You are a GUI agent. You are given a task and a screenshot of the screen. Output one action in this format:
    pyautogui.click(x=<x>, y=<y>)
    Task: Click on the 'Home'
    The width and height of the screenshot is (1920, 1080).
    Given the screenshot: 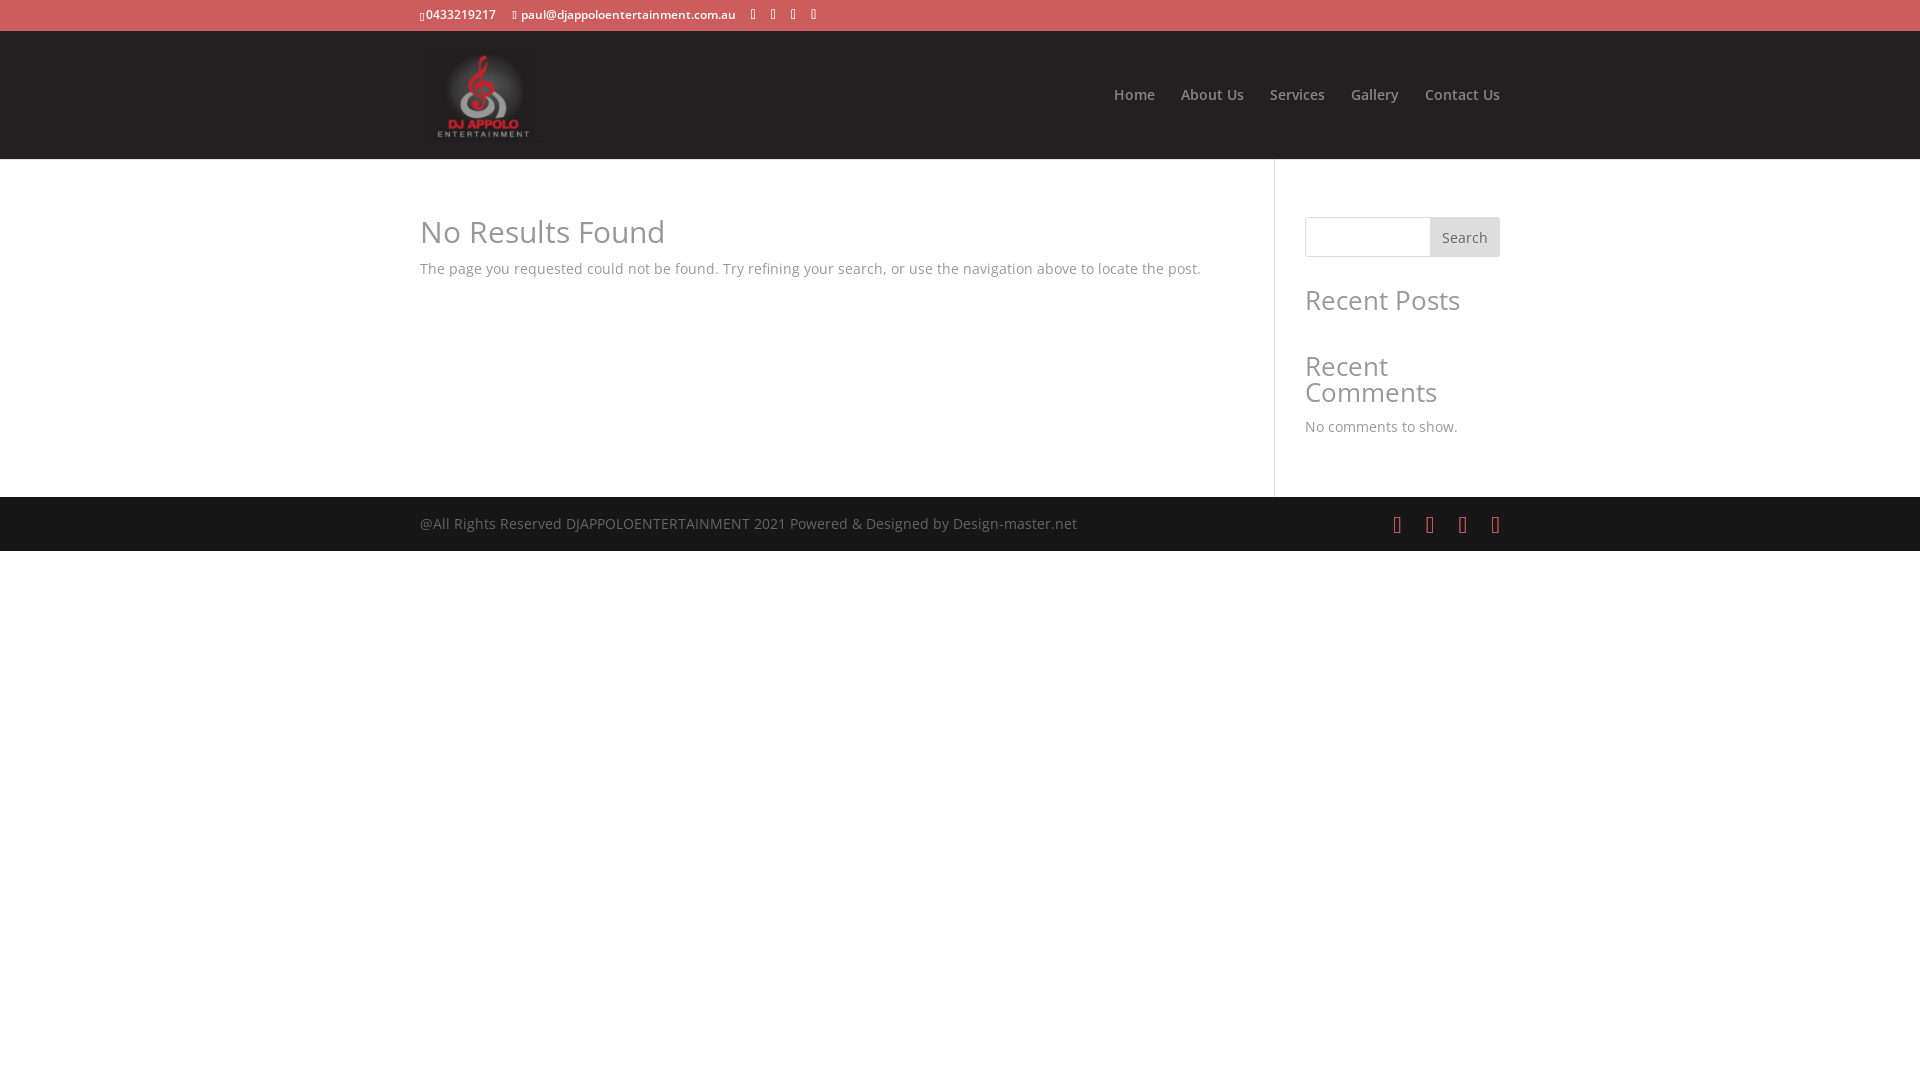 What is the action you would take?
    pyautogui.click(x=1112, y=123)
    